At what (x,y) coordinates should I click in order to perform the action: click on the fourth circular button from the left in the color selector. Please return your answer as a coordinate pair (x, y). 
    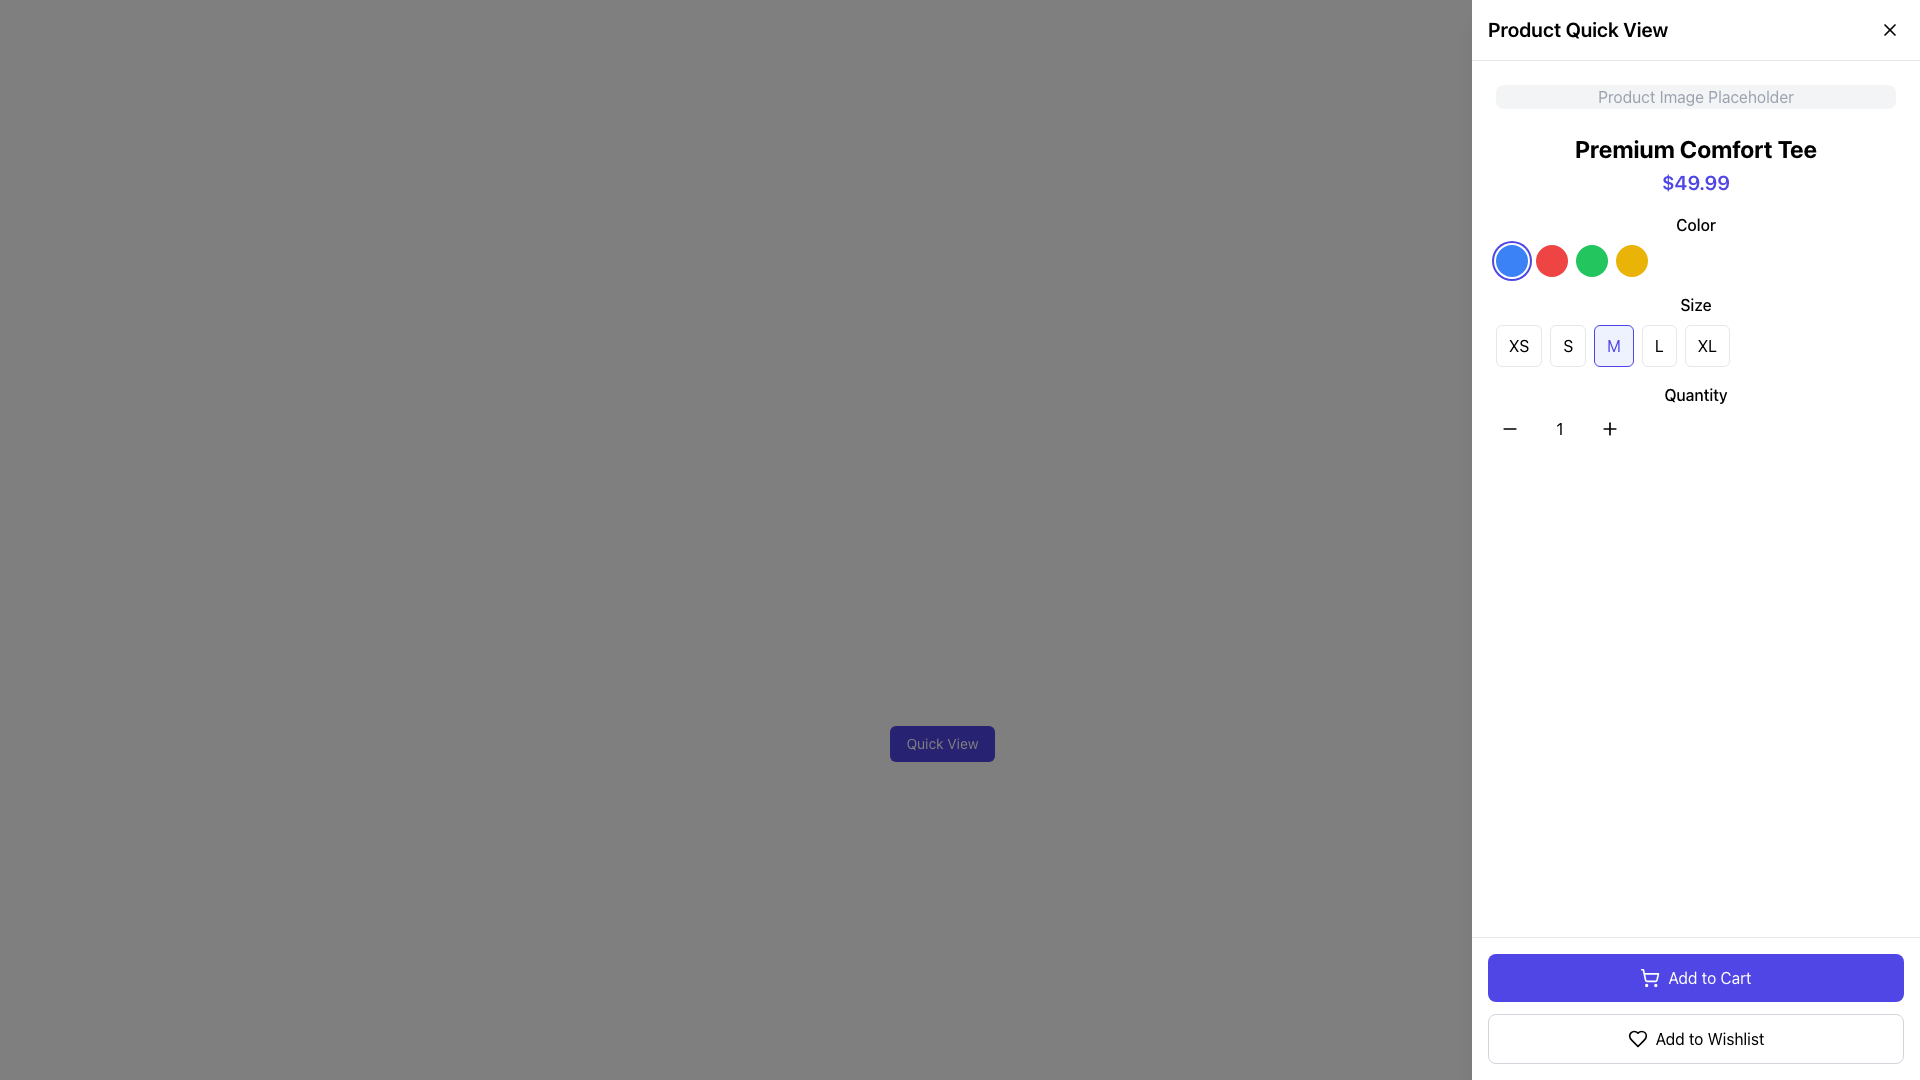
    Looking at the image, I should click on (1632, 260).